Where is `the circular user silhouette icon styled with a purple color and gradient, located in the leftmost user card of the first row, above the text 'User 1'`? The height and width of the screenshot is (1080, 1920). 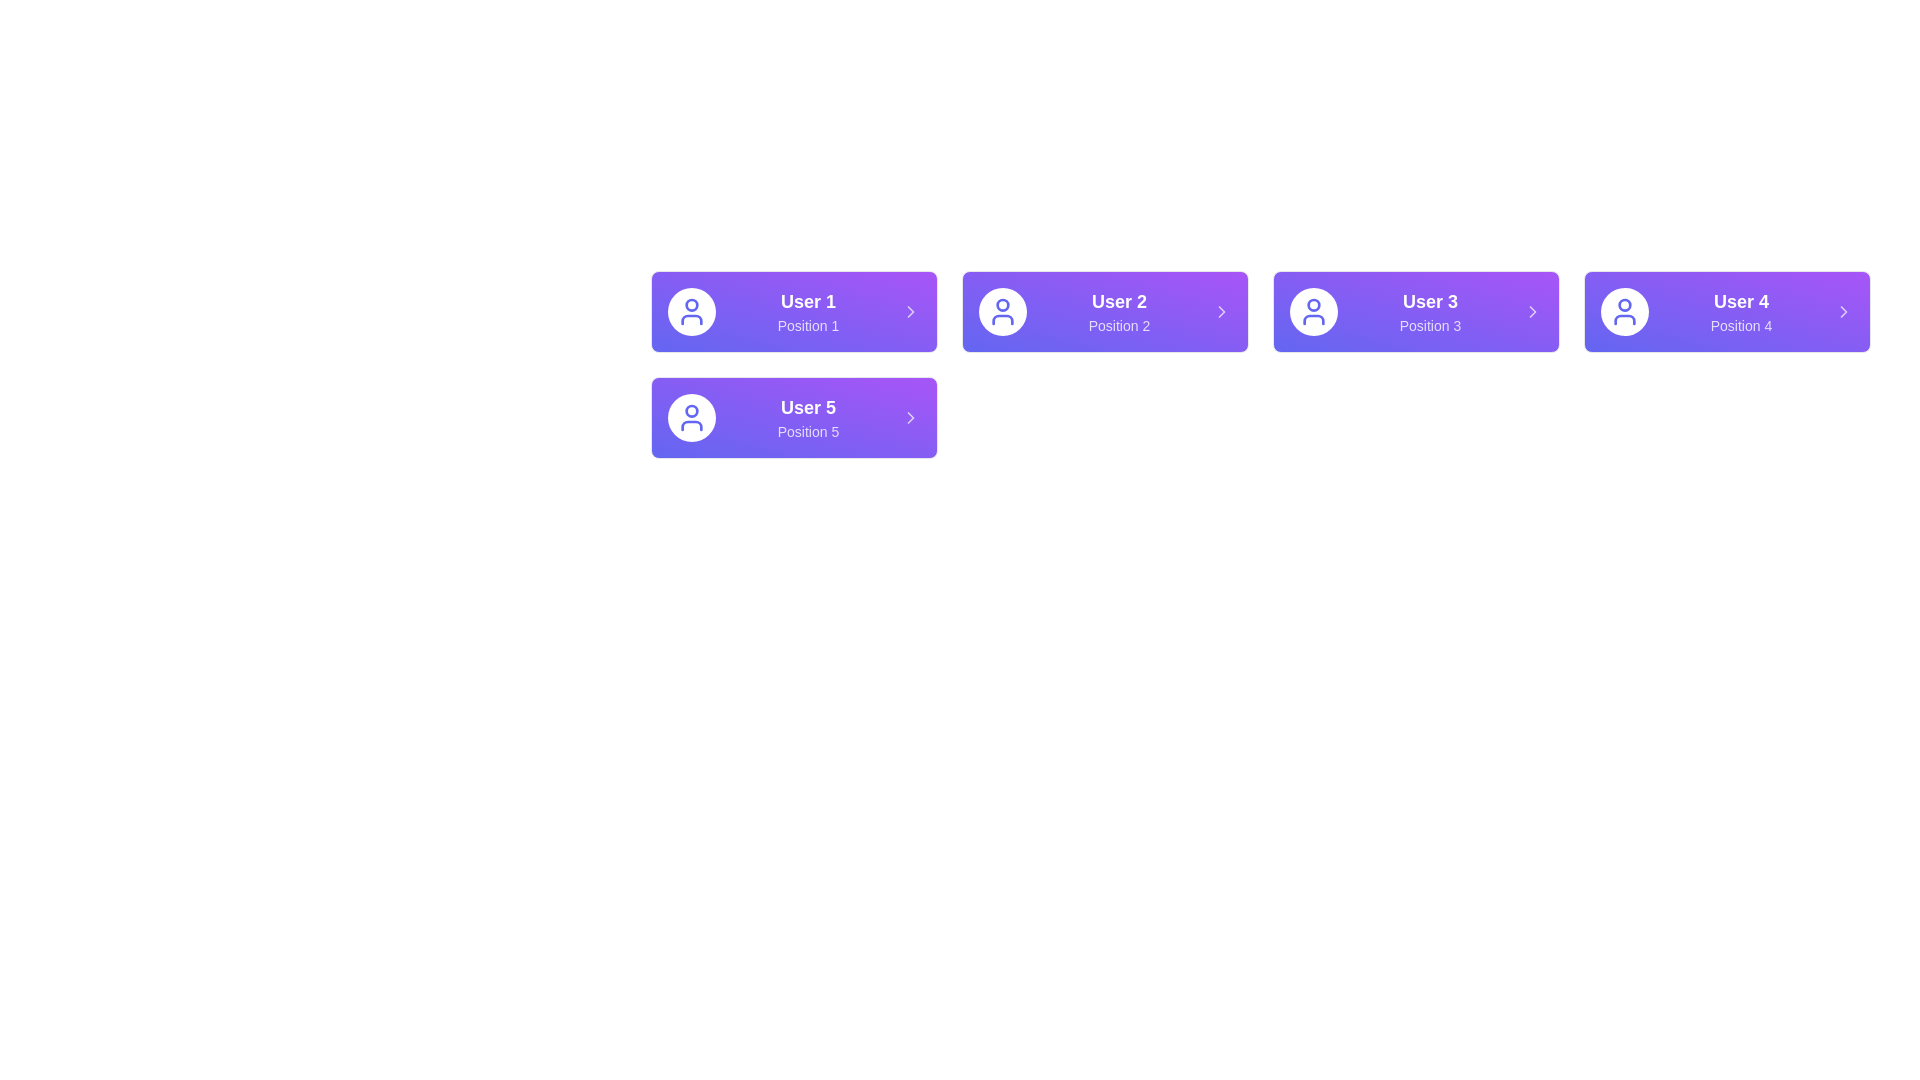 the circular user silhouette icon styled with a purple color and gradient, located in the leftmost user card of the first row, above the text 'User 1' is located at coordinates (691, 312).